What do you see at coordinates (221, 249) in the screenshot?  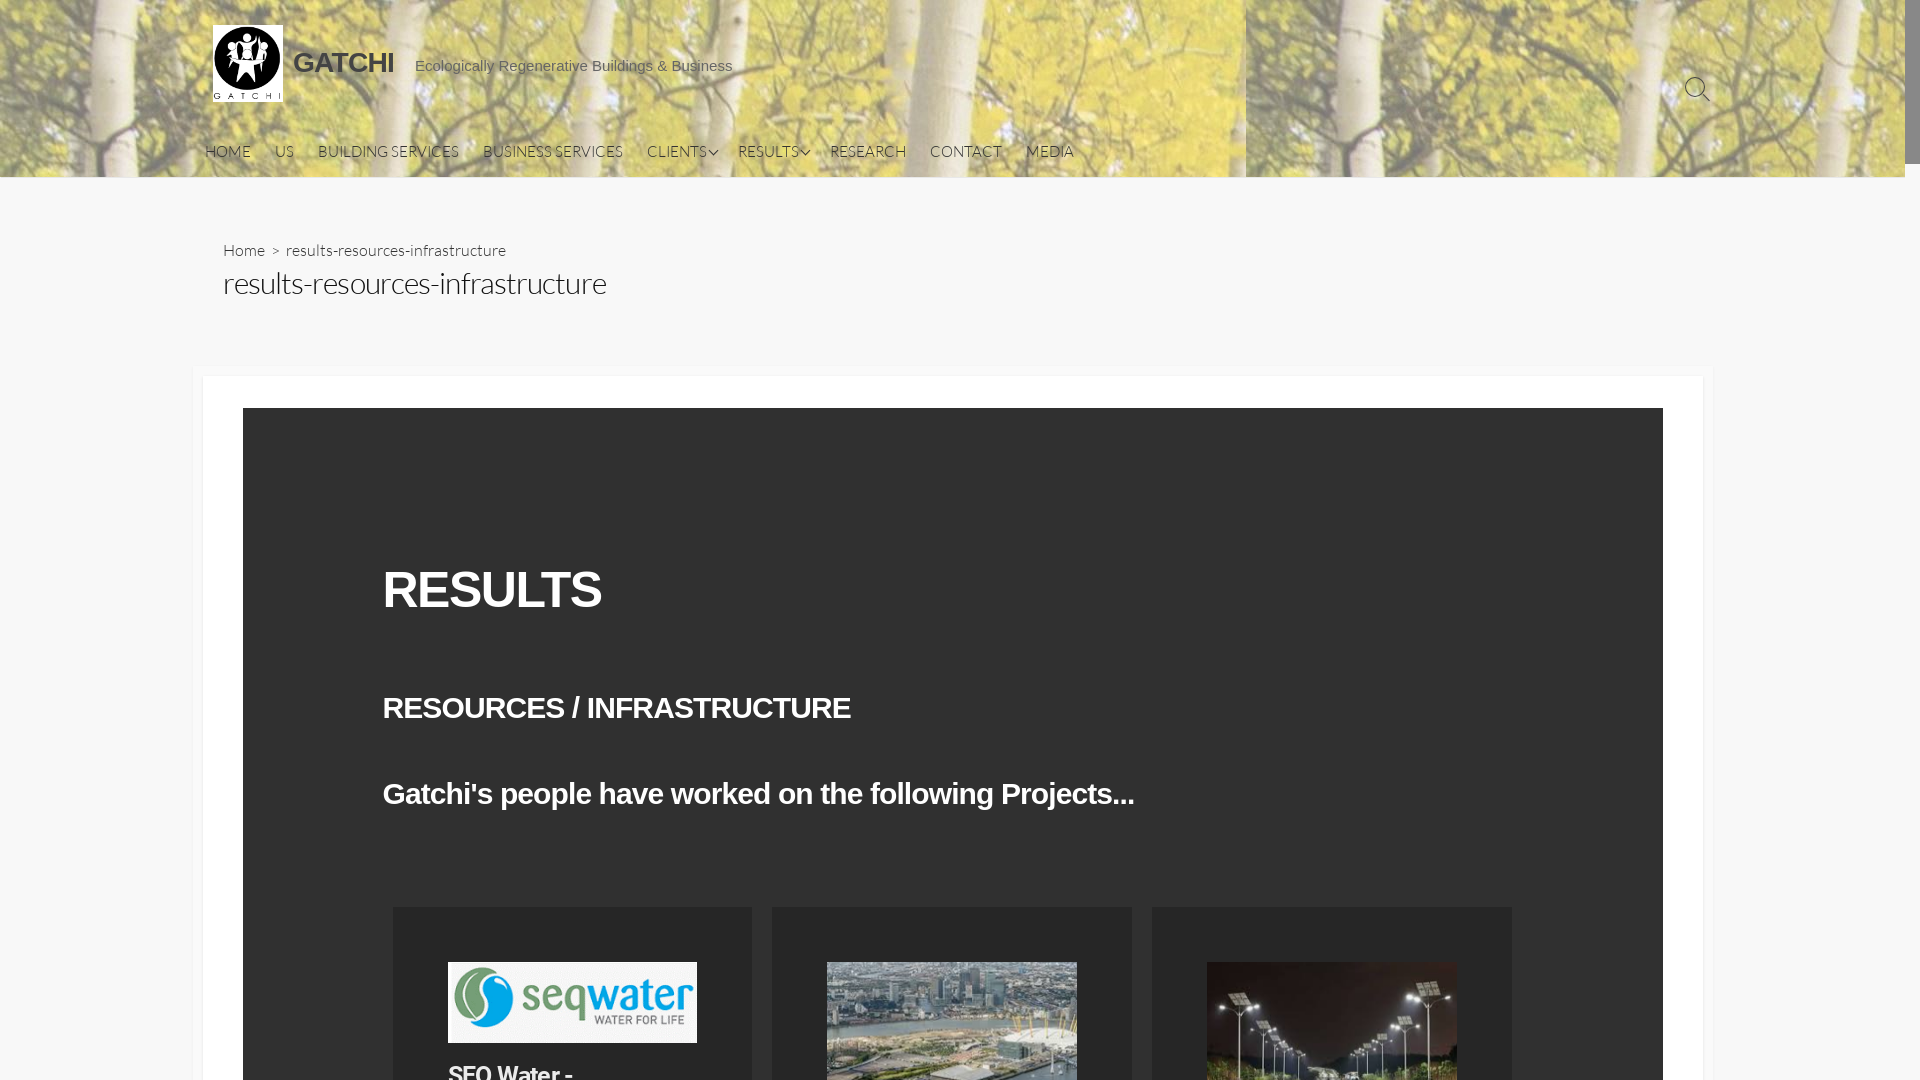 I see `'Home'` at bounding box center [221, 249].